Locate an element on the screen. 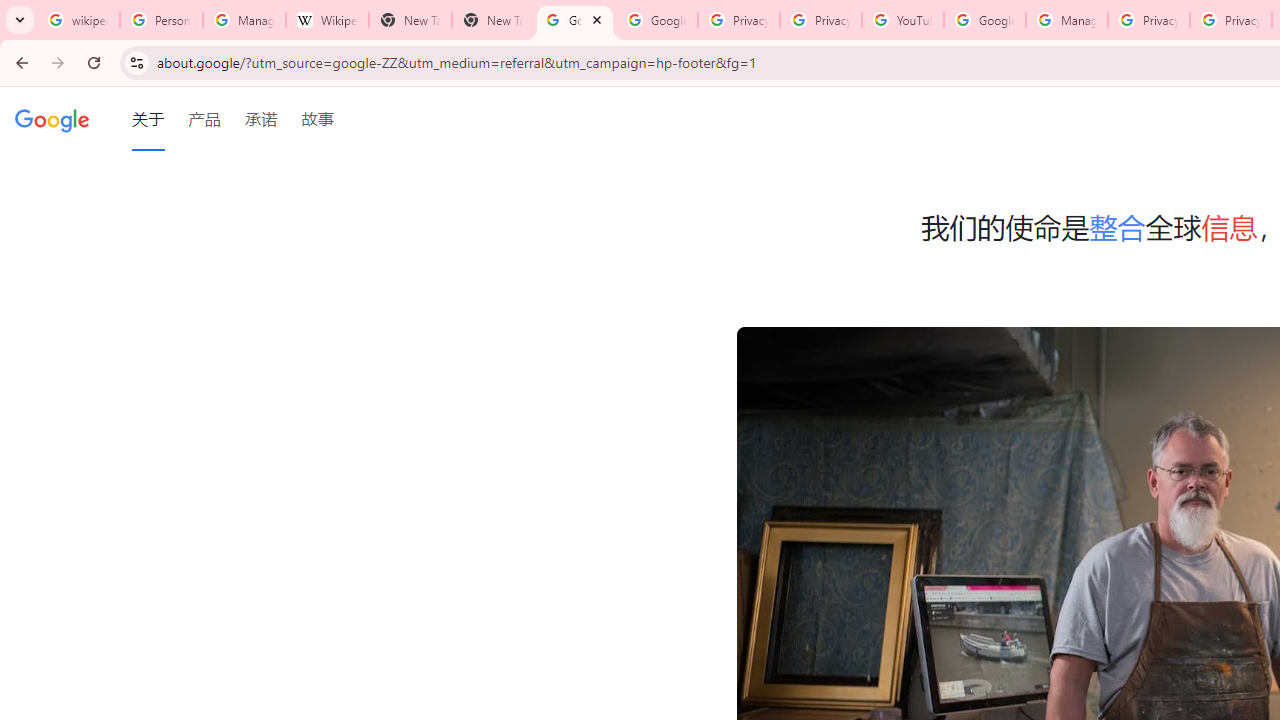  'Back' is located at coordinates (19, 61).